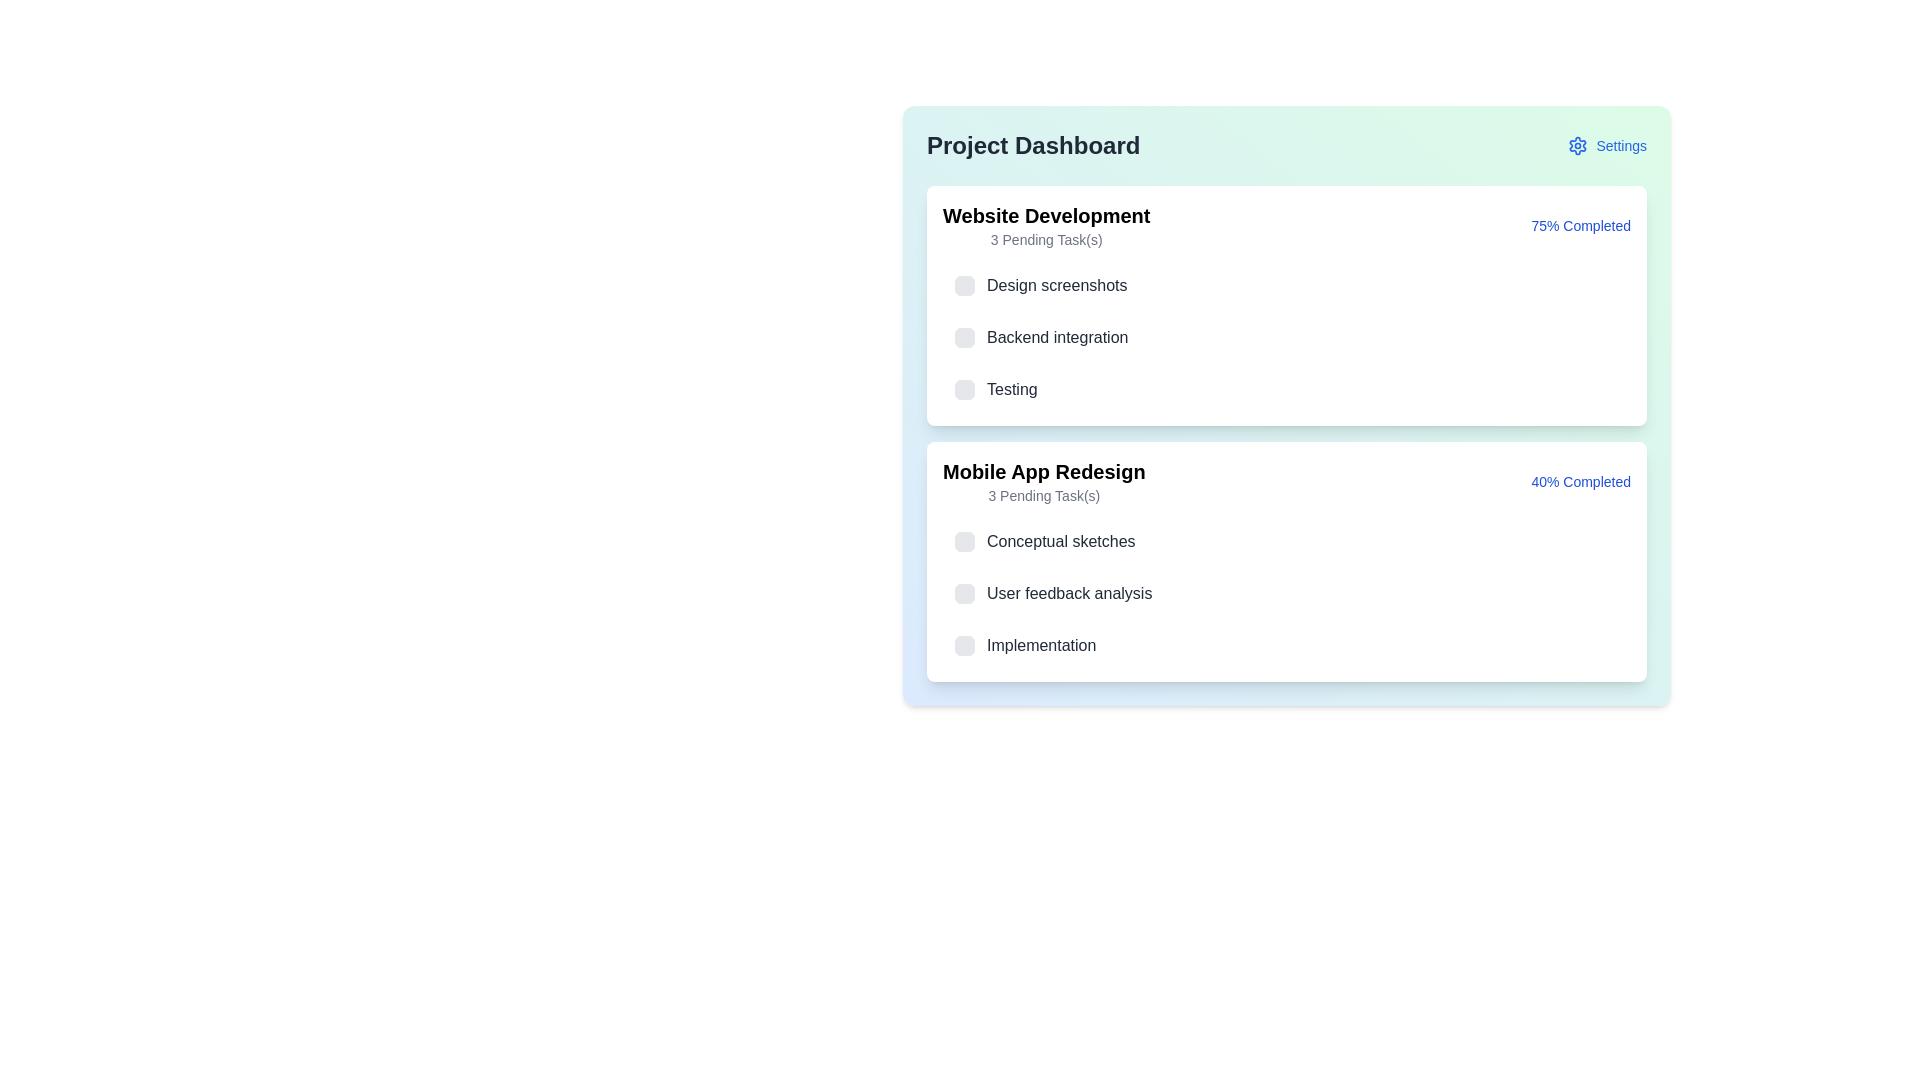  I want to click on the gray circular checkbox of the third task item labeled 'Testing' in the 'Website Development' section to mark the task as complete, so click(1286, 389).